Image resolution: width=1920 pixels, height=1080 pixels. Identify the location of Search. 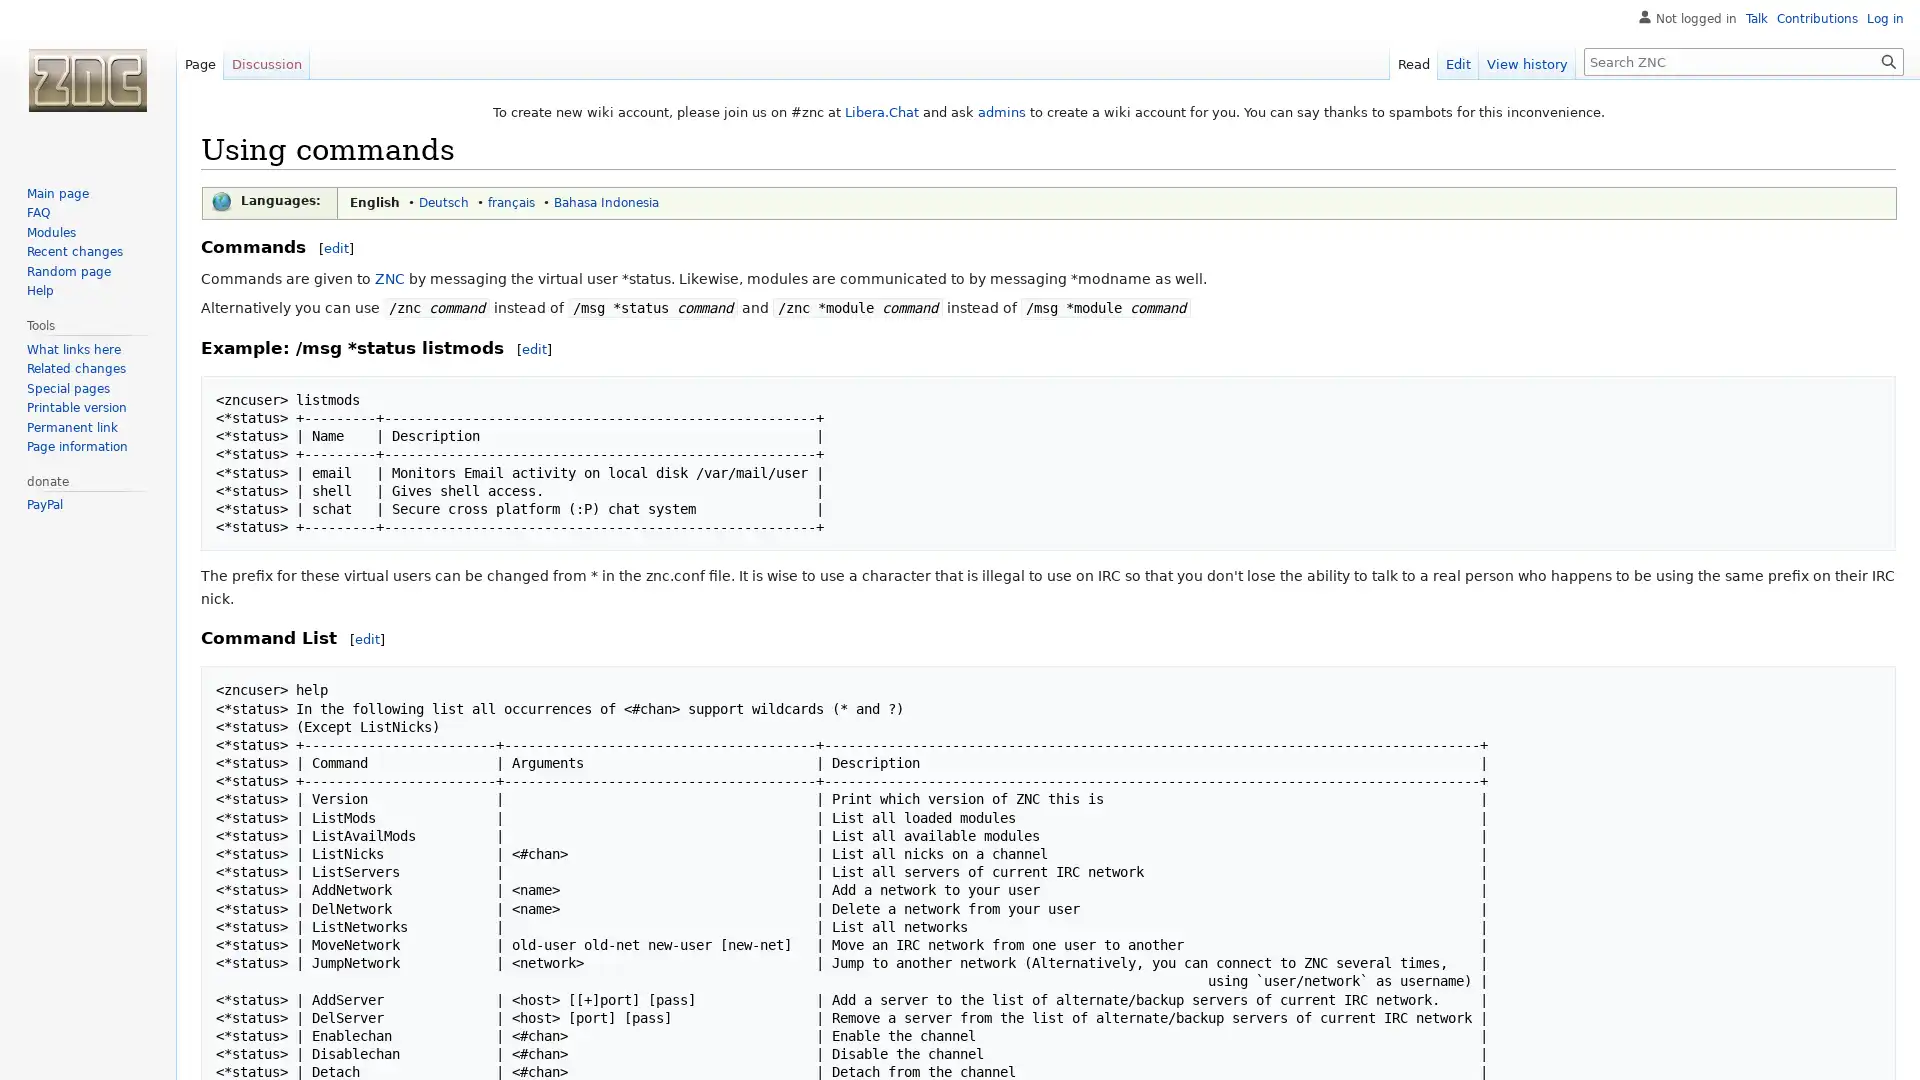
(1888, 60).